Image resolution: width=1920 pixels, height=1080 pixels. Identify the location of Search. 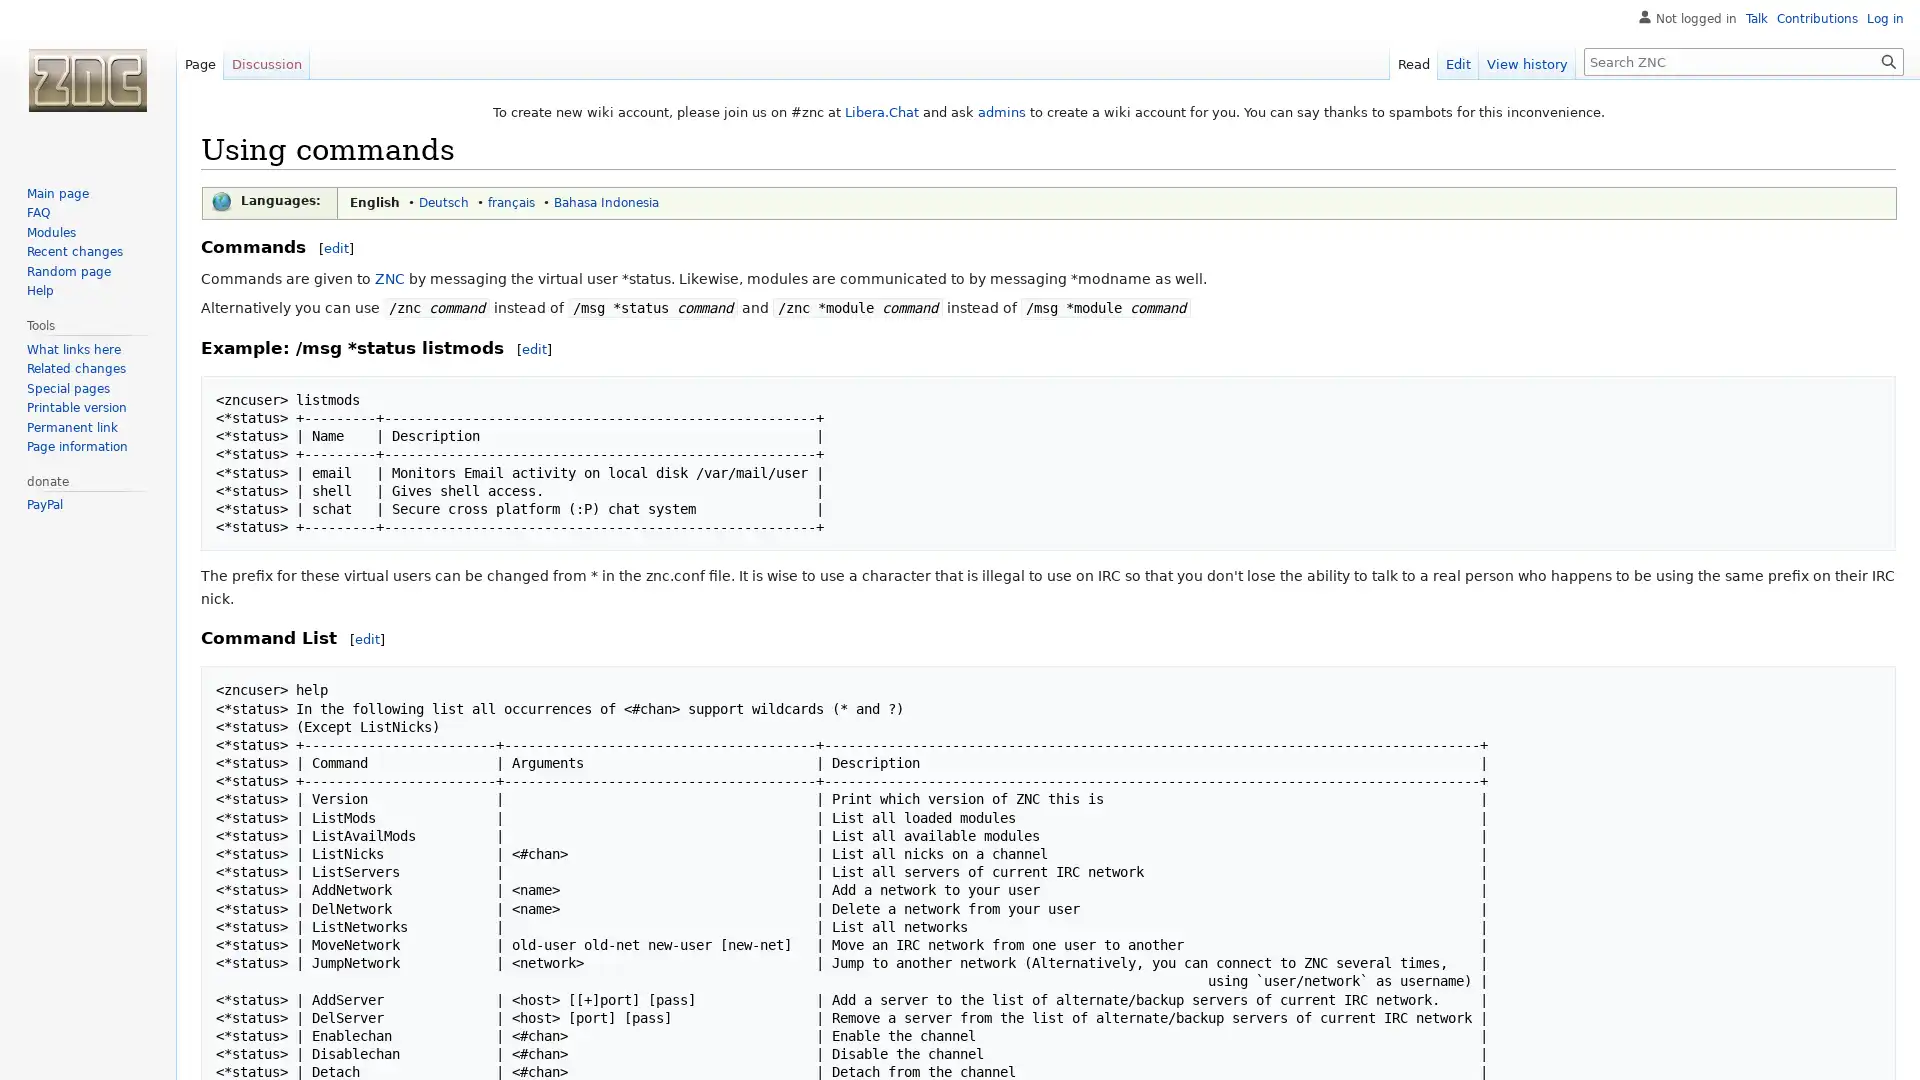
(1888, 60).